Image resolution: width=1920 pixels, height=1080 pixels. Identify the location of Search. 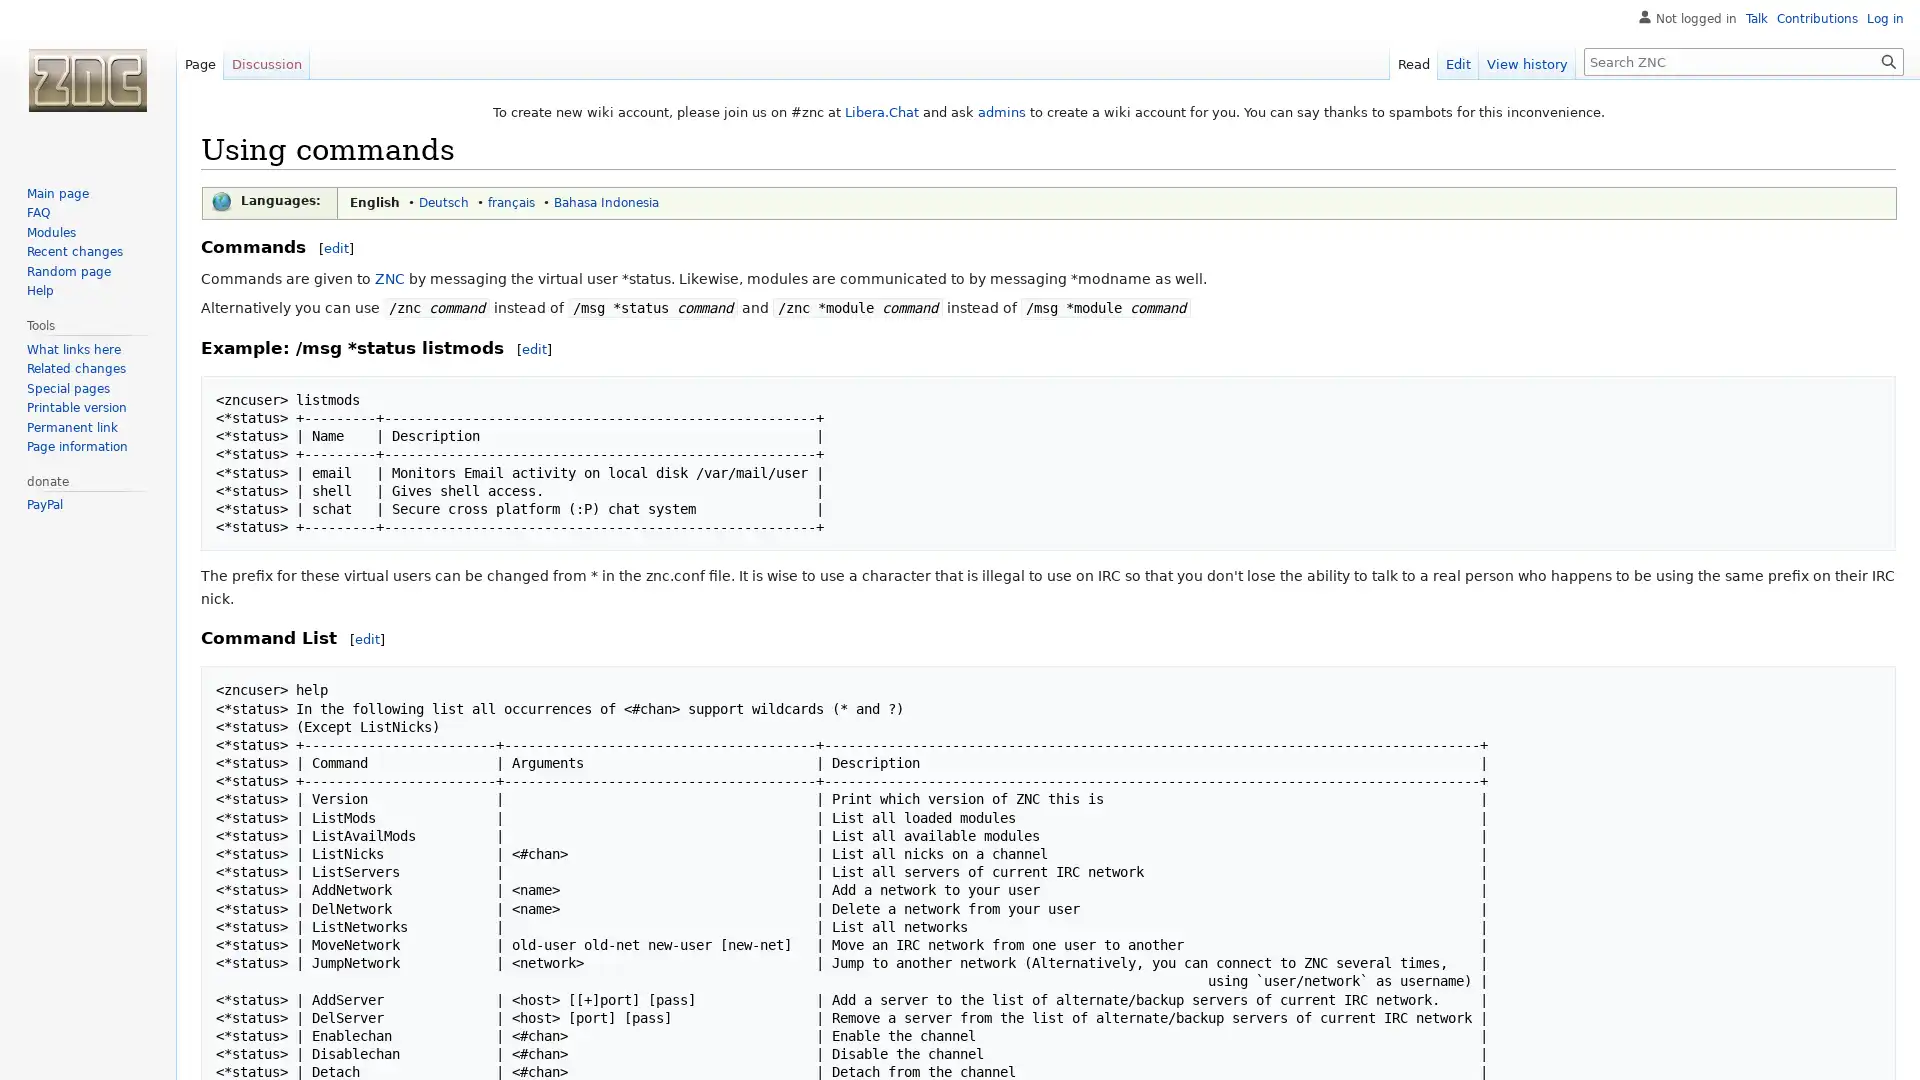
(1888, 60).